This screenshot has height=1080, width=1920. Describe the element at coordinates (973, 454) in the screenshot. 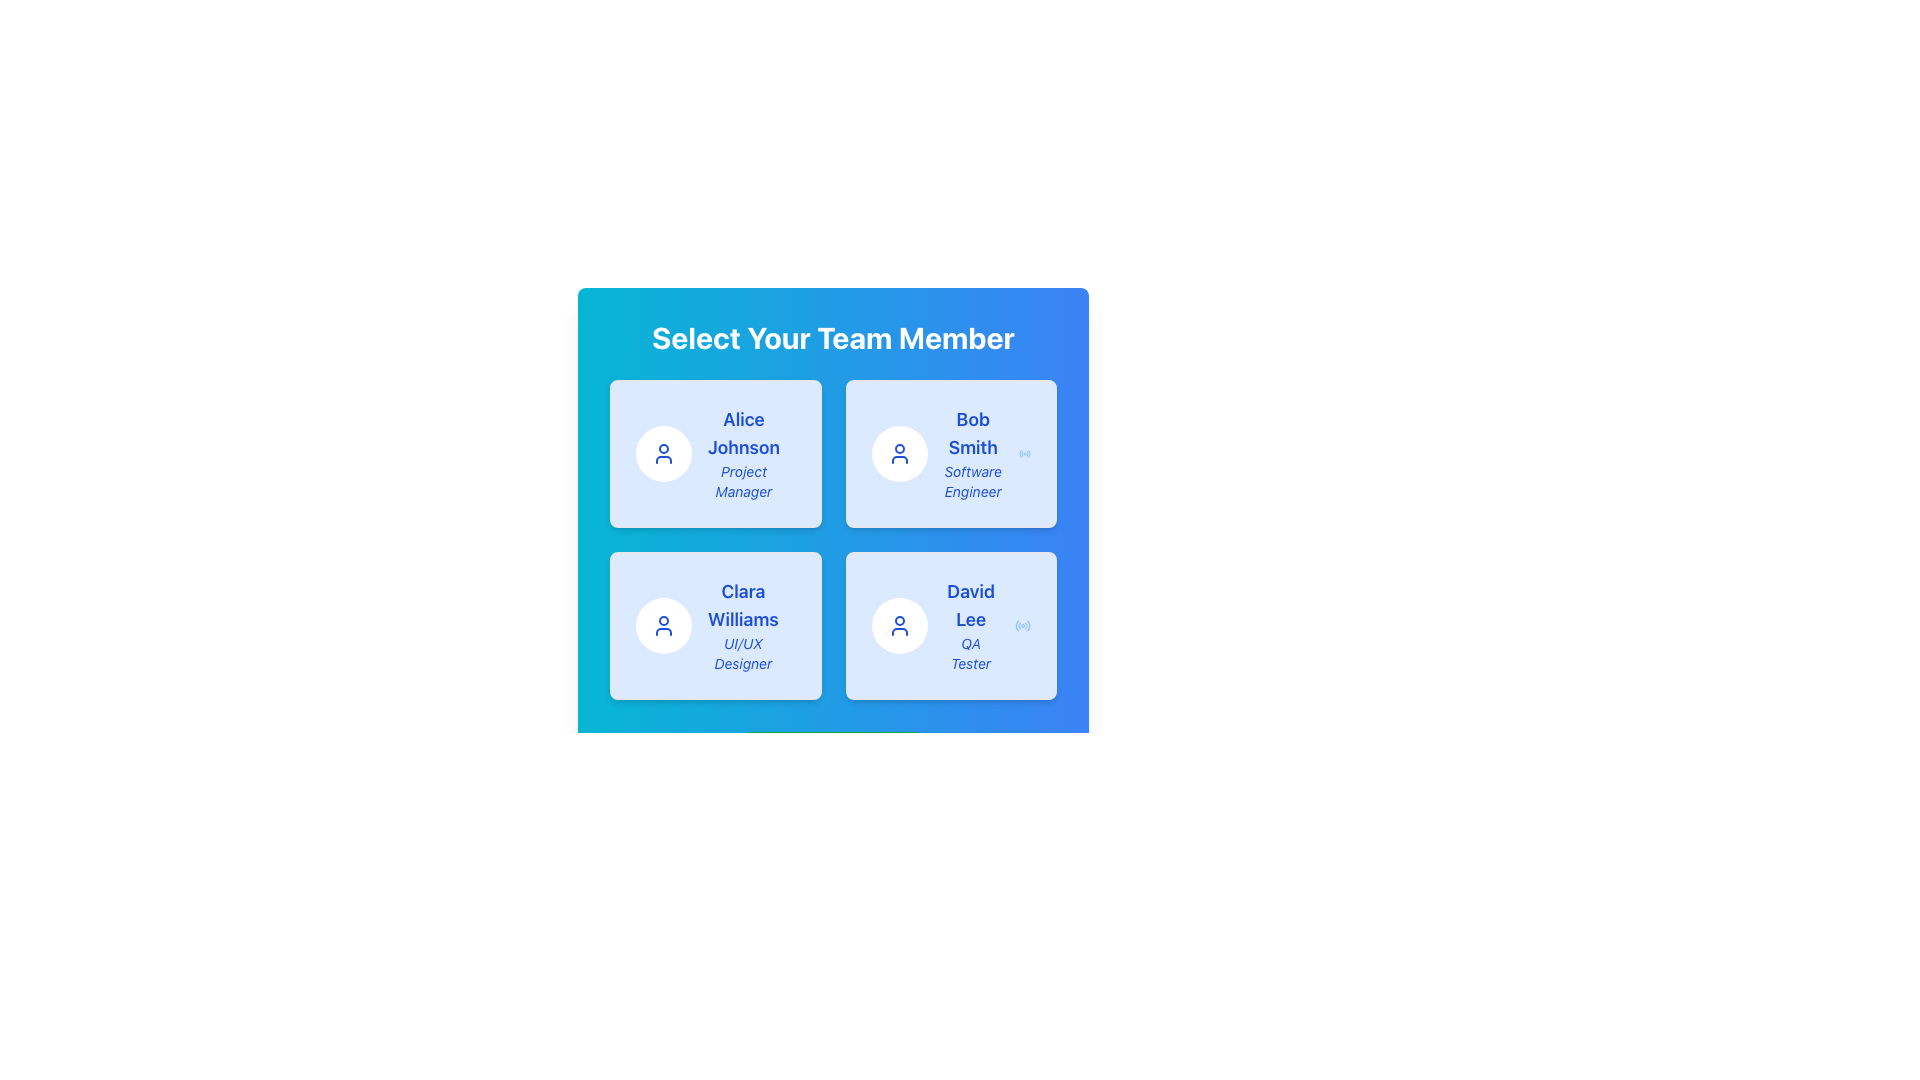

I see `information displayed in the upper-right card of the team selection interface, which identifies a team member by name and role` at that location.